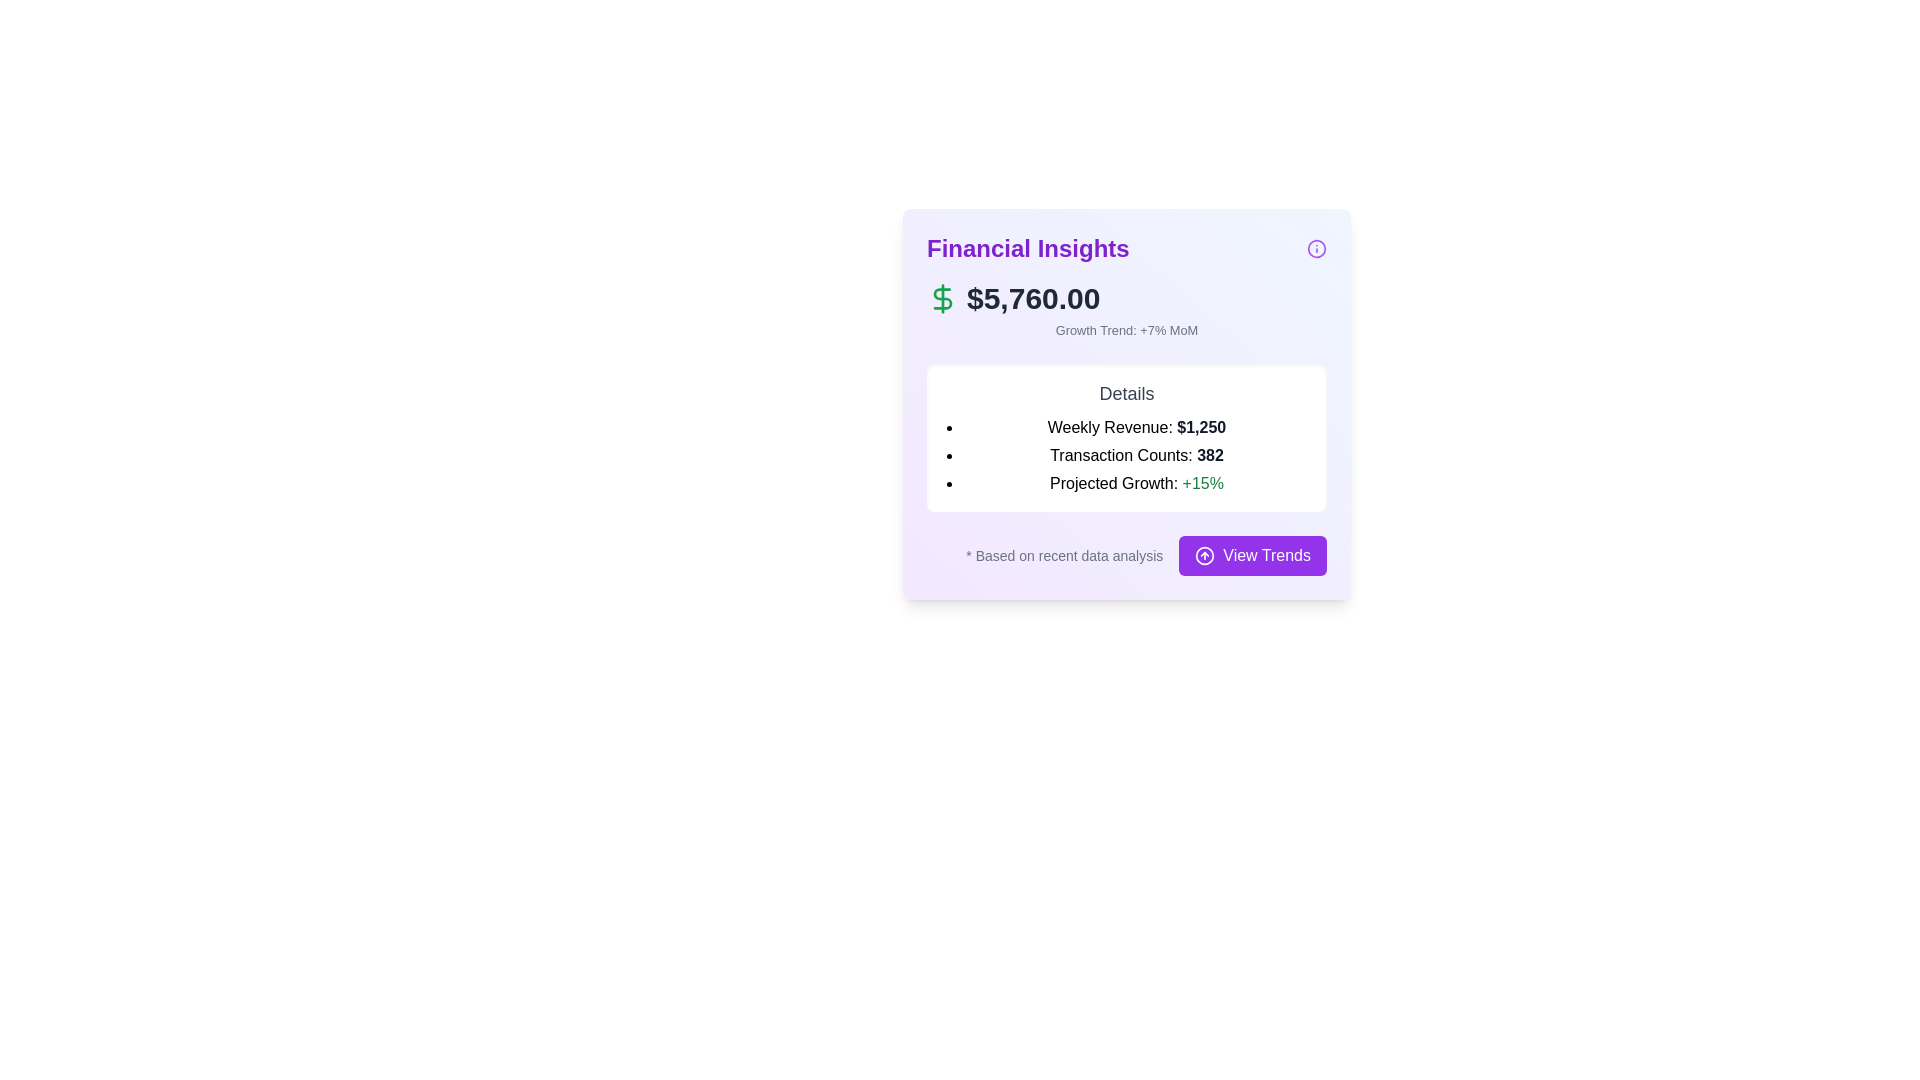 The image size is (1920, 1080). I want to click on the circular icon located at the top-right of the 'Financial Insights' card, so click(1316, 248).